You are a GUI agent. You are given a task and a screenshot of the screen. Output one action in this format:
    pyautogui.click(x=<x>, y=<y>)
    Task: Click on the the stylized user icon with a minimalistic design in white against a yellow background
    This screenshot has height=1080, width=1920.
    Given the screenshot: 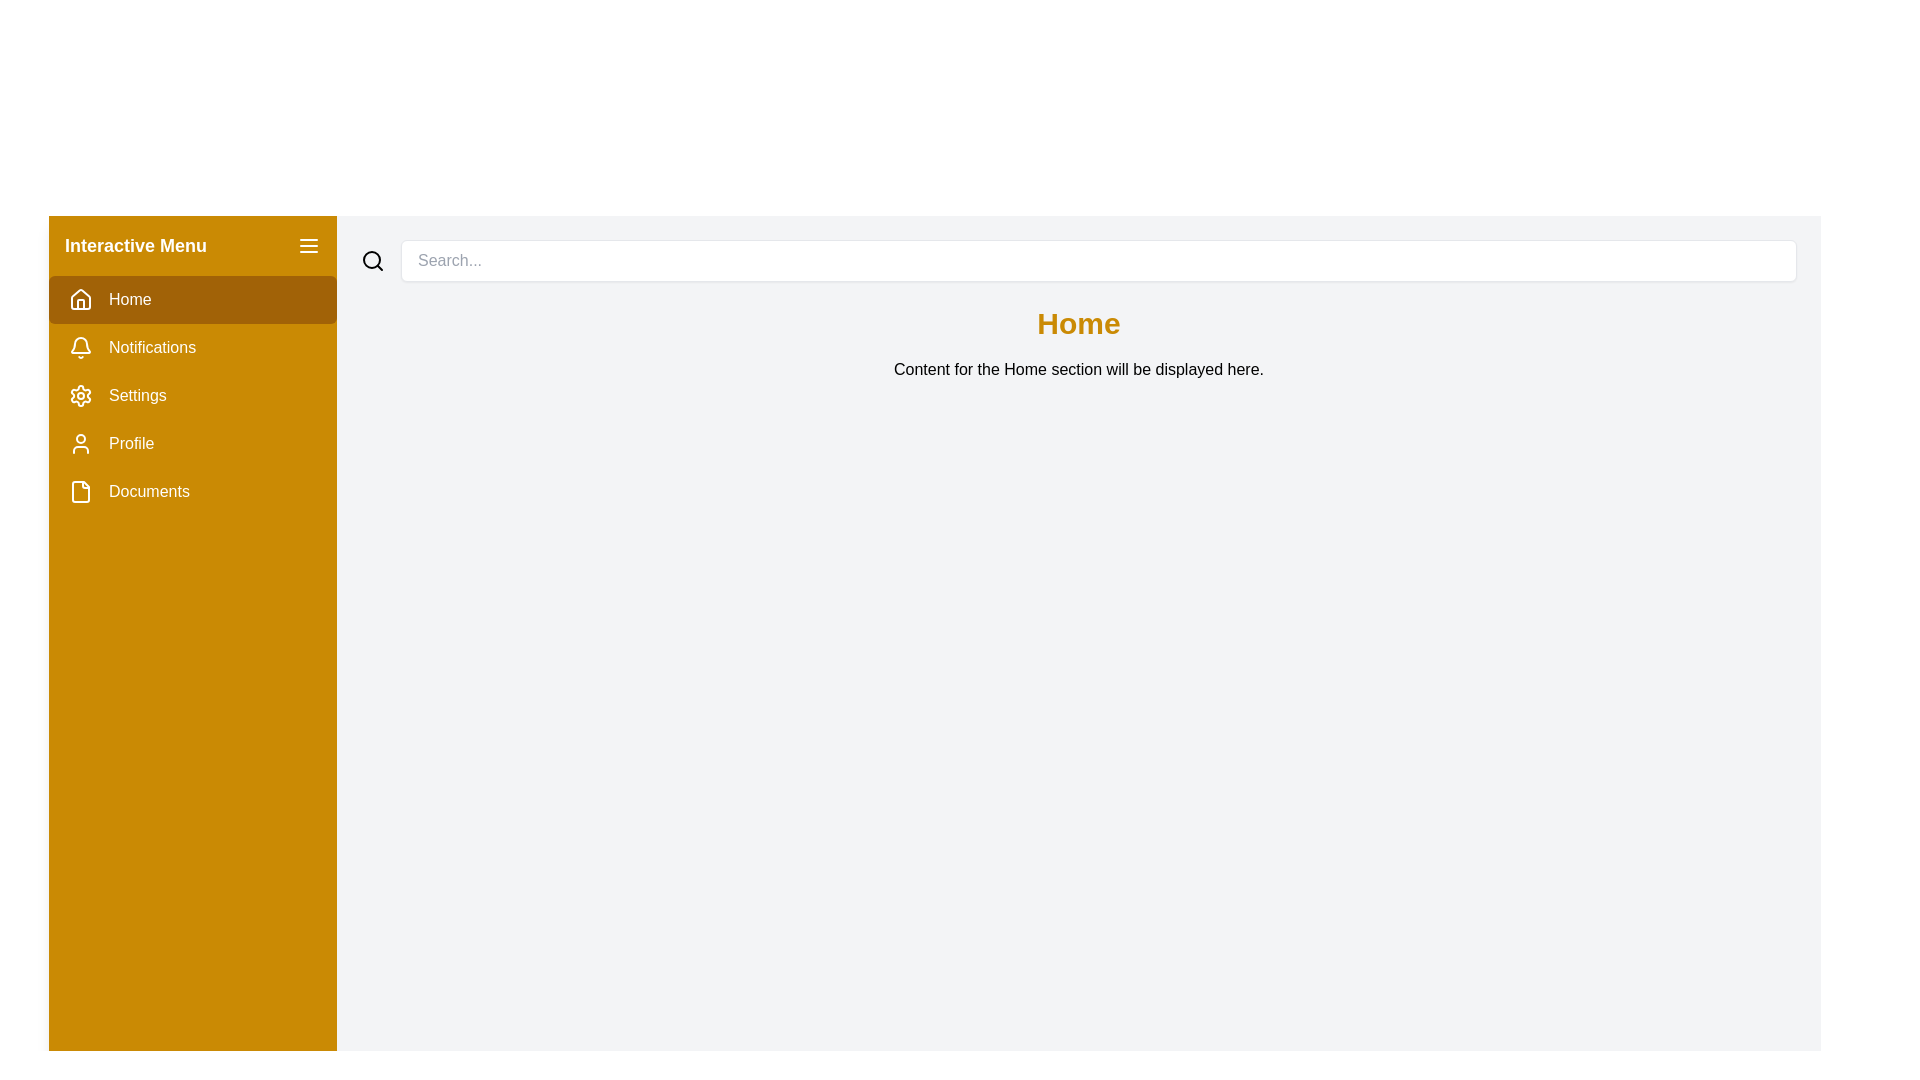 What is the action you would take?
    pyautogui.click(x=80, y=442)
    